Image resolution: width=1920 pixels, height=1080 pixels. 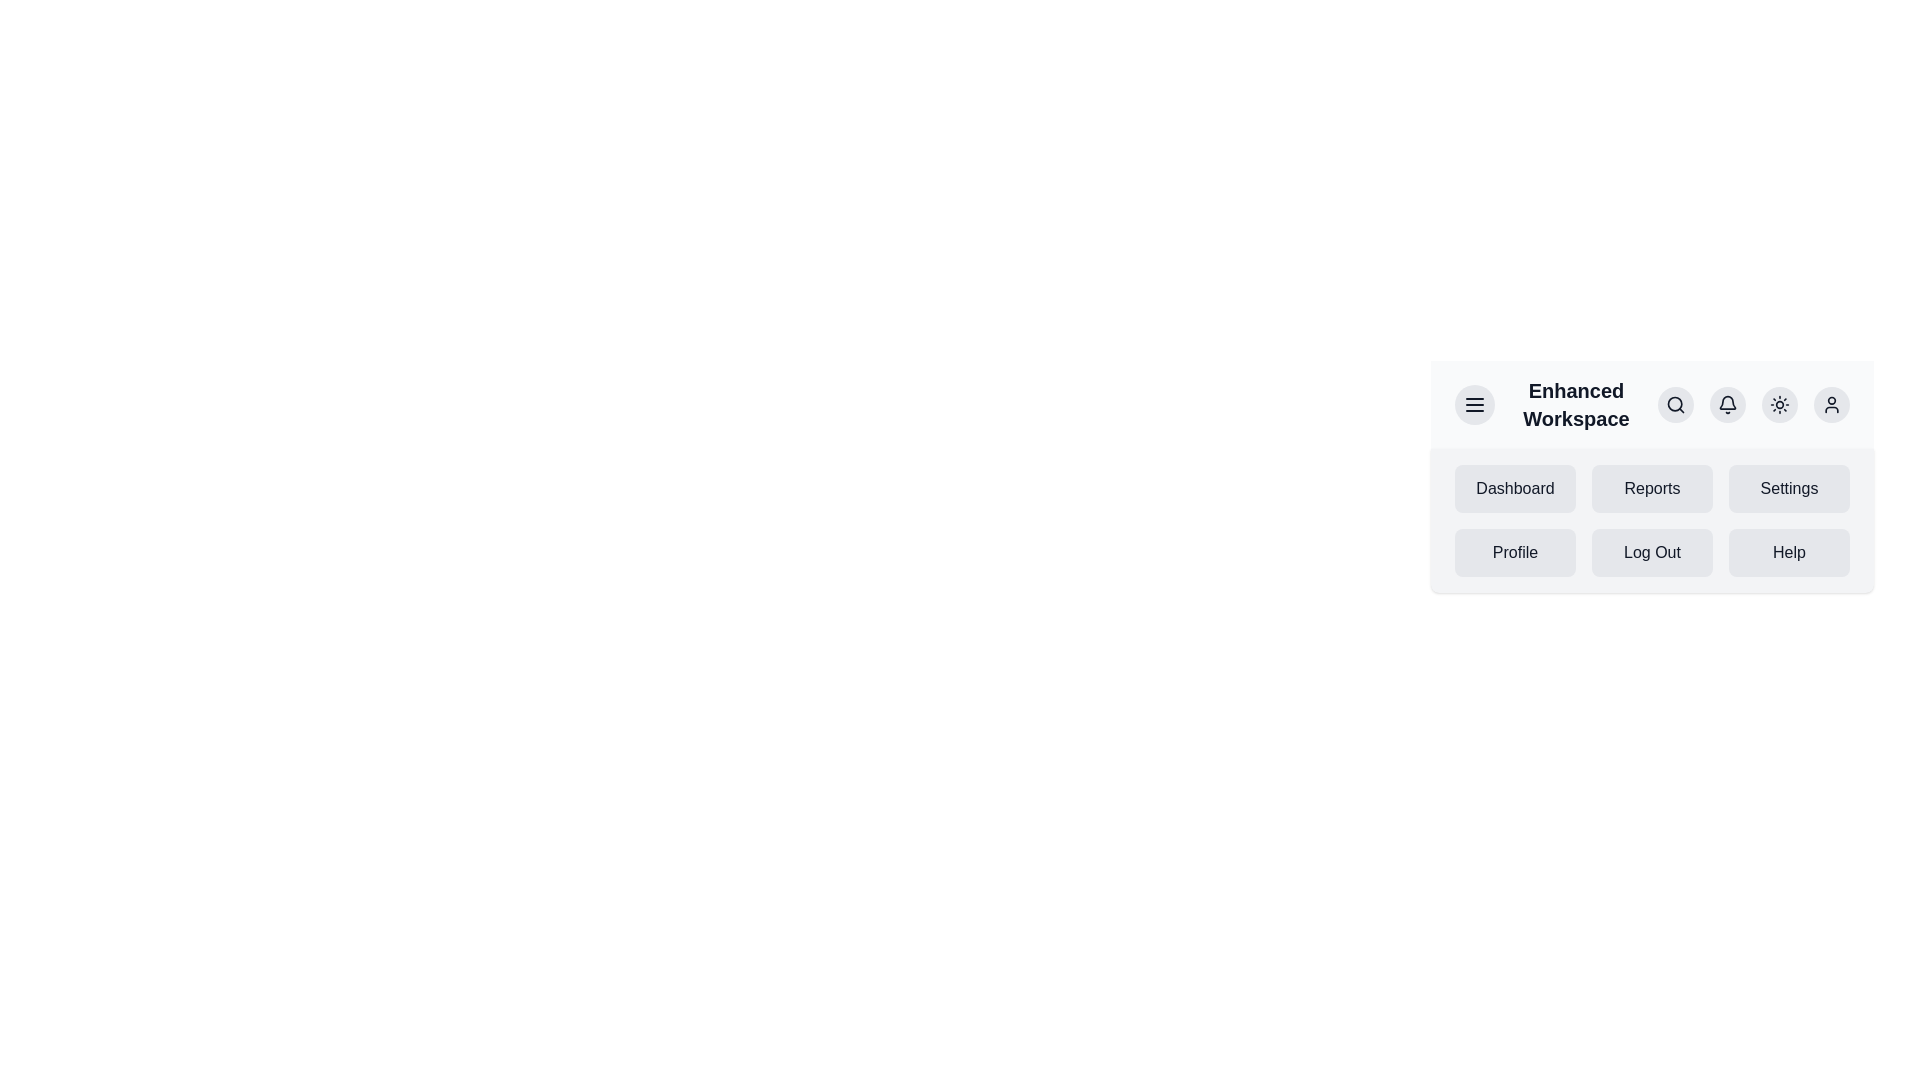 What do you see at coordinates (1474, 405) in the screenshot?
I see `the menu toggle button to toggle the menu visibility` at bounding box center [1474, 405].